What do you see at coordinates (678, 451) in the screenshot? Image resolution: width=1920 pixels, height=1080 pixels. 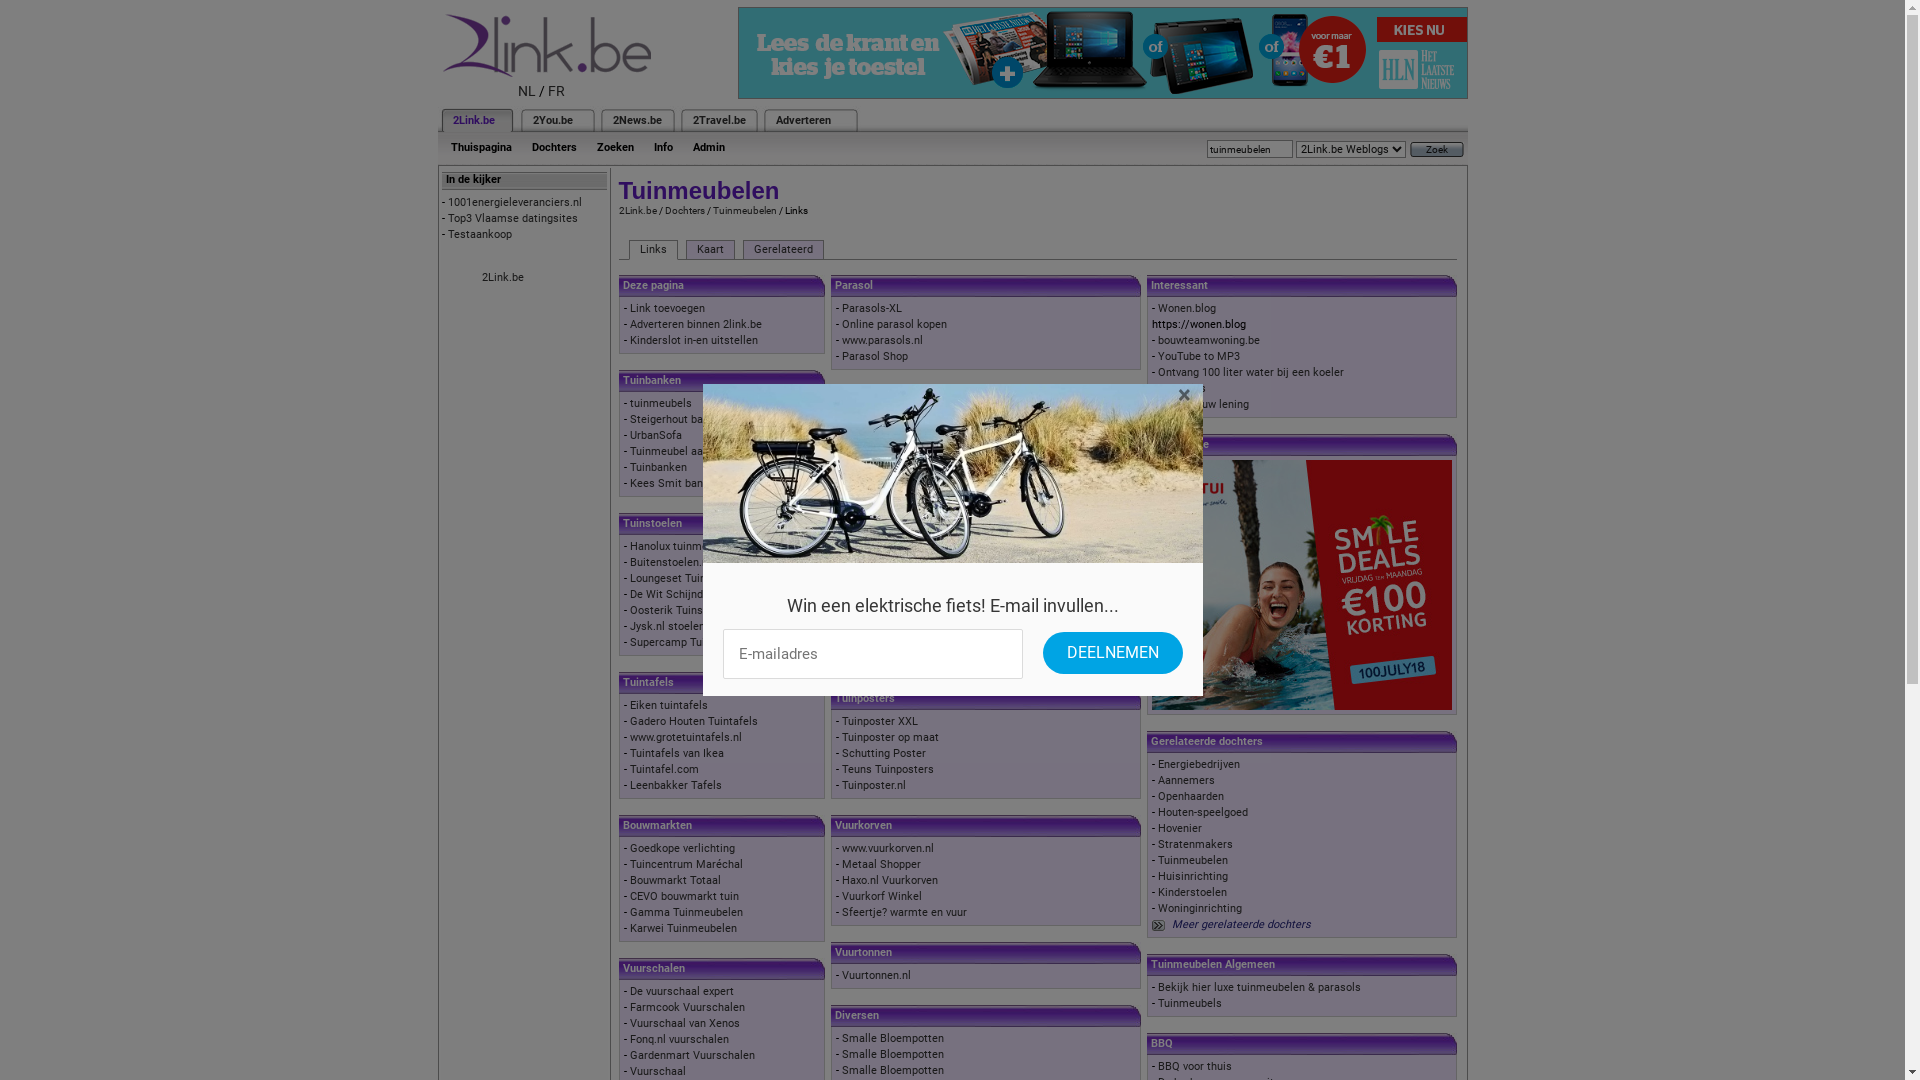 I see `'Tuinmeubel aanbod'` at bounding box center [678, 451].